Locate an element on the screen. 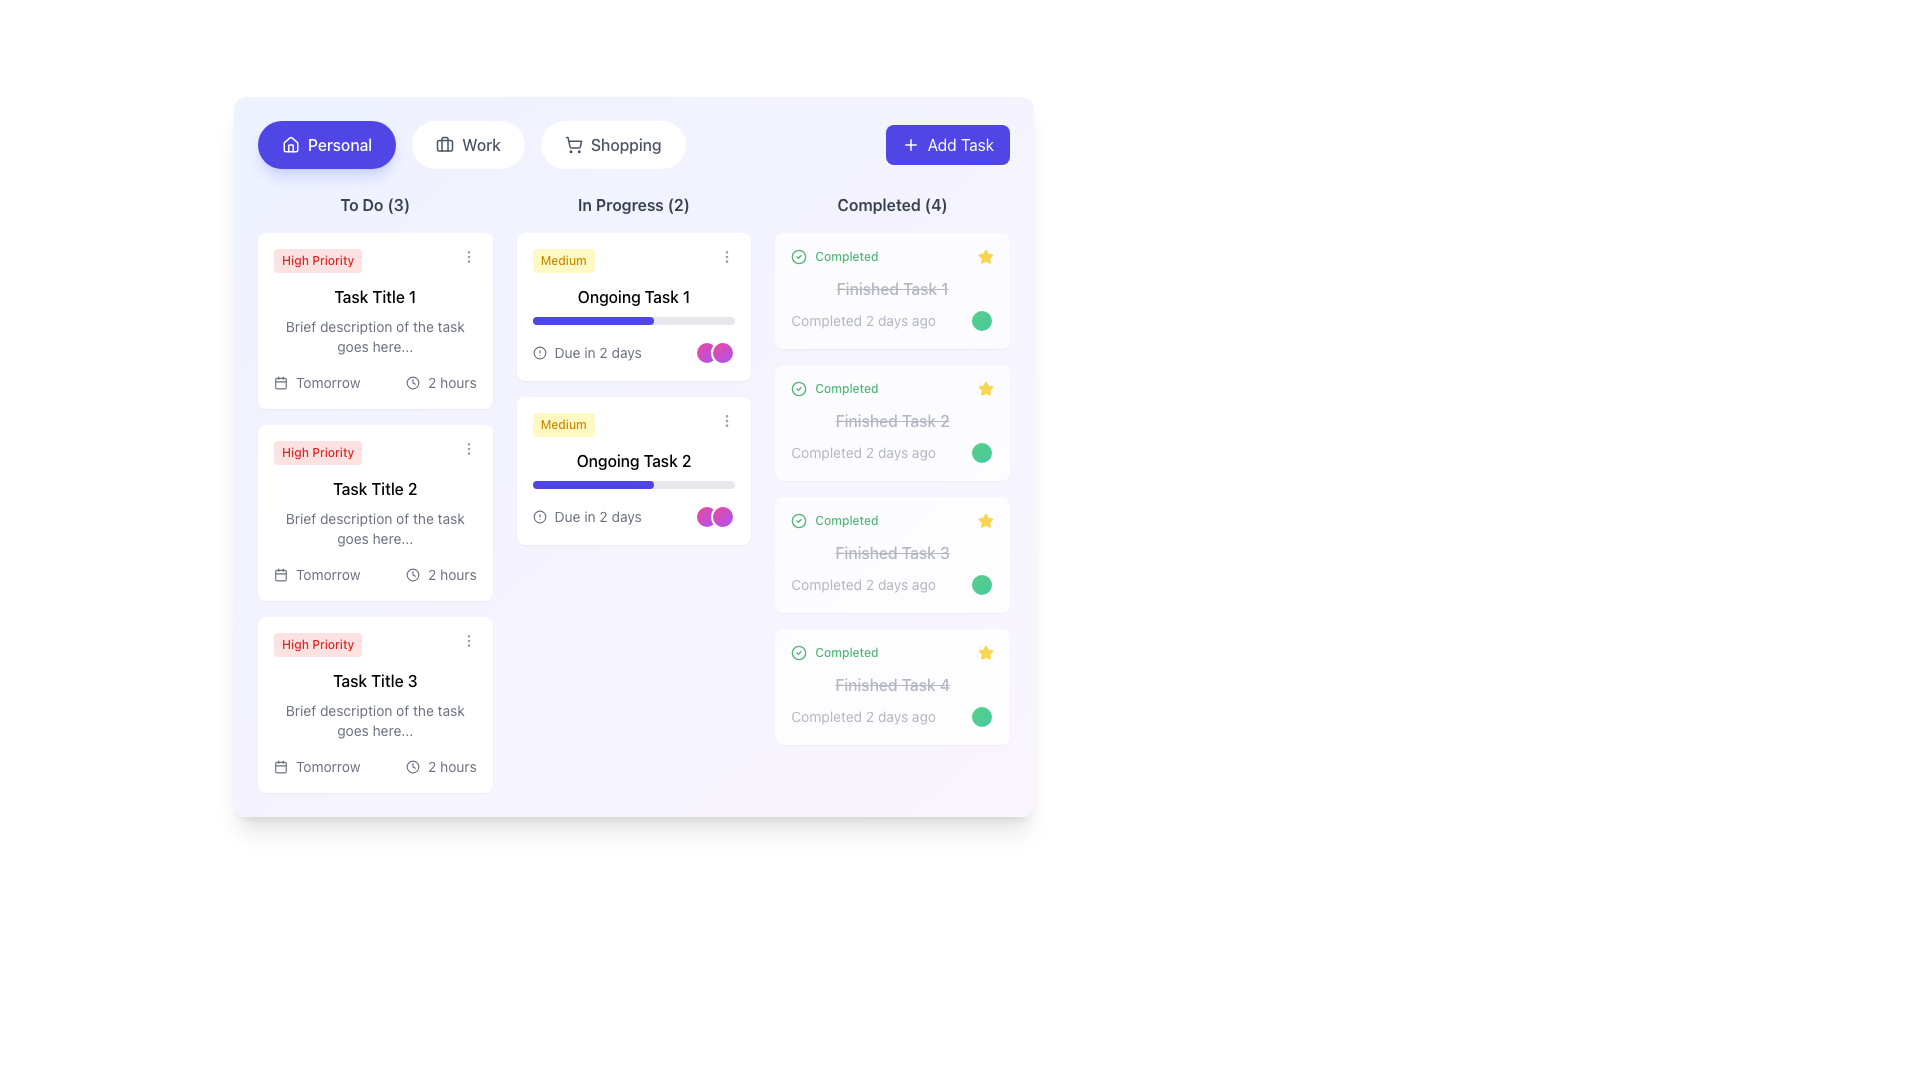 The width and height of the screenshot is (1920, 1080). the alert icon located to the left of the text 'Due in 2 days' in the 'In Progress' section for the task labeled 'Ongoing Task 2' is located at coordinates (539, 515).